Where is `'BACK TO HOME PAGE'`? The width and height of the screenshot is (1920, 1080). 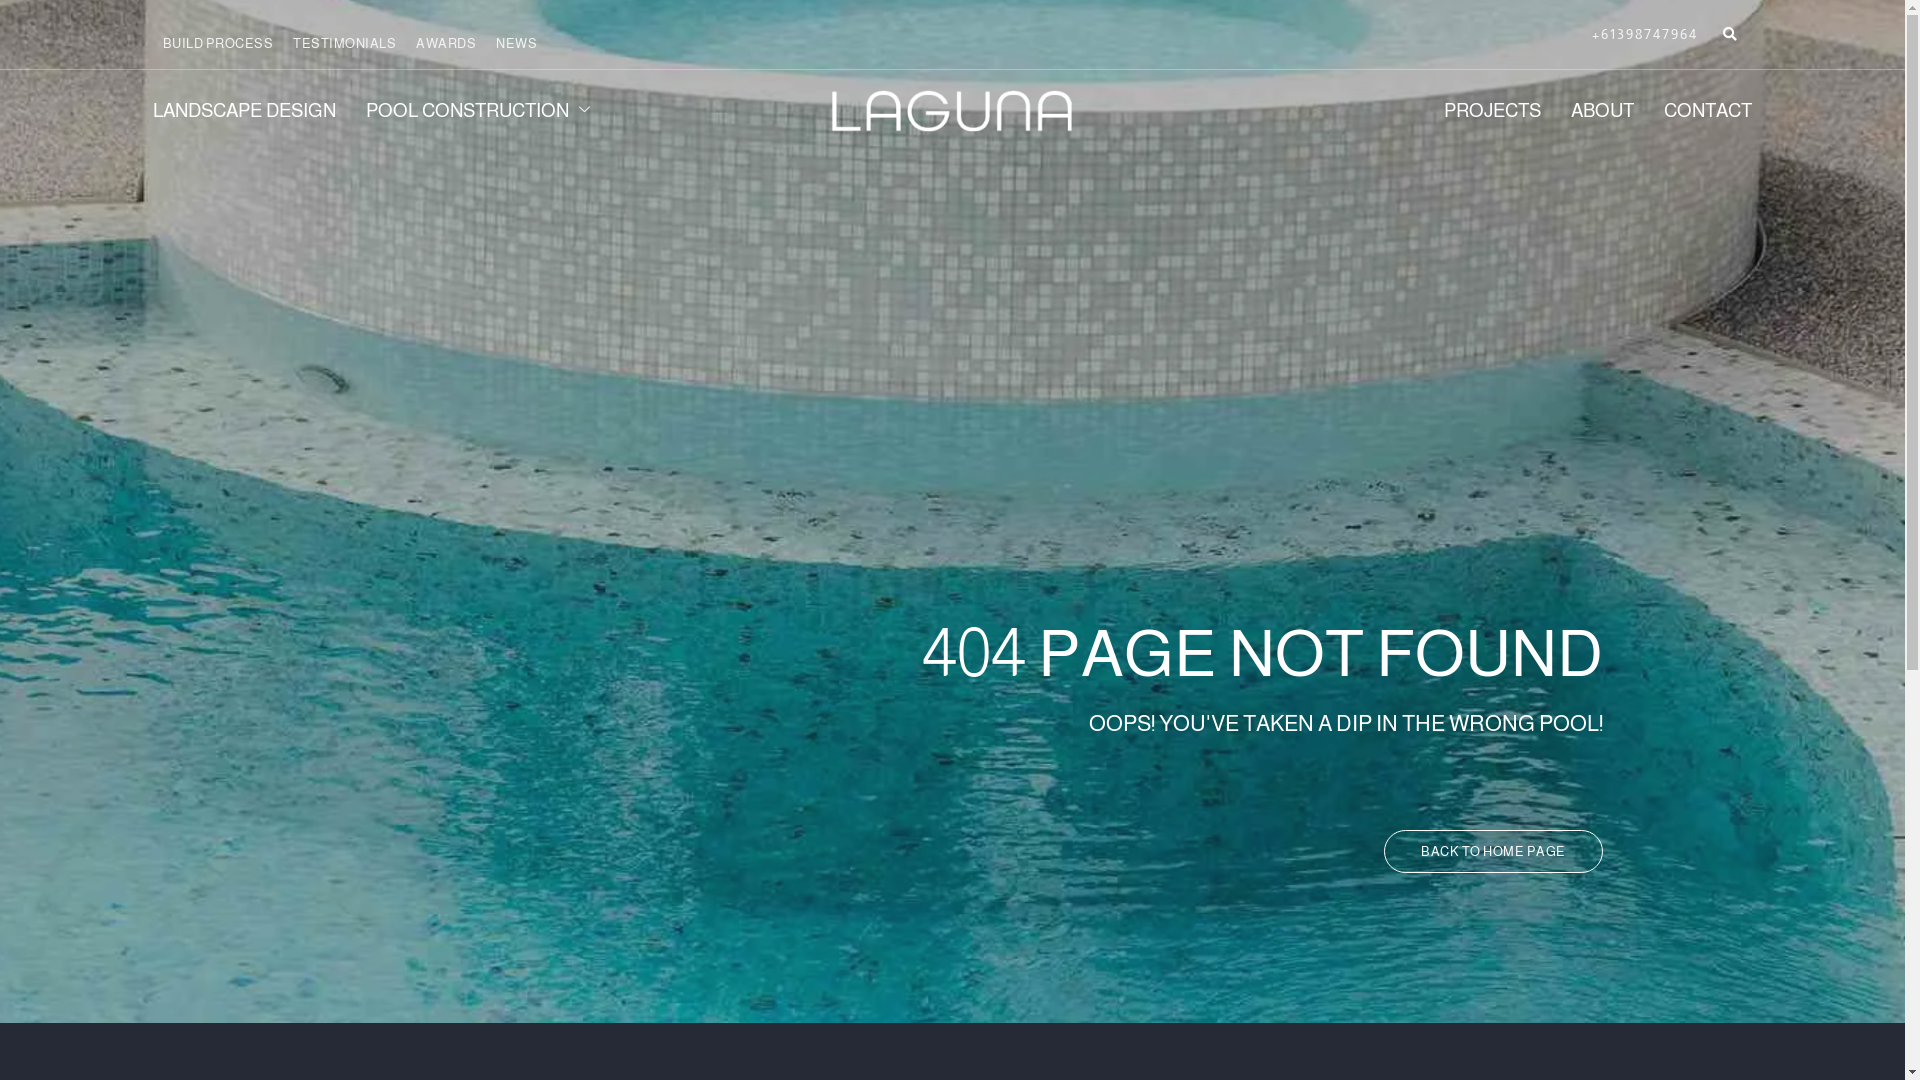 'BACK TO HOME PAGE' is located at coordinates (1493, 851).